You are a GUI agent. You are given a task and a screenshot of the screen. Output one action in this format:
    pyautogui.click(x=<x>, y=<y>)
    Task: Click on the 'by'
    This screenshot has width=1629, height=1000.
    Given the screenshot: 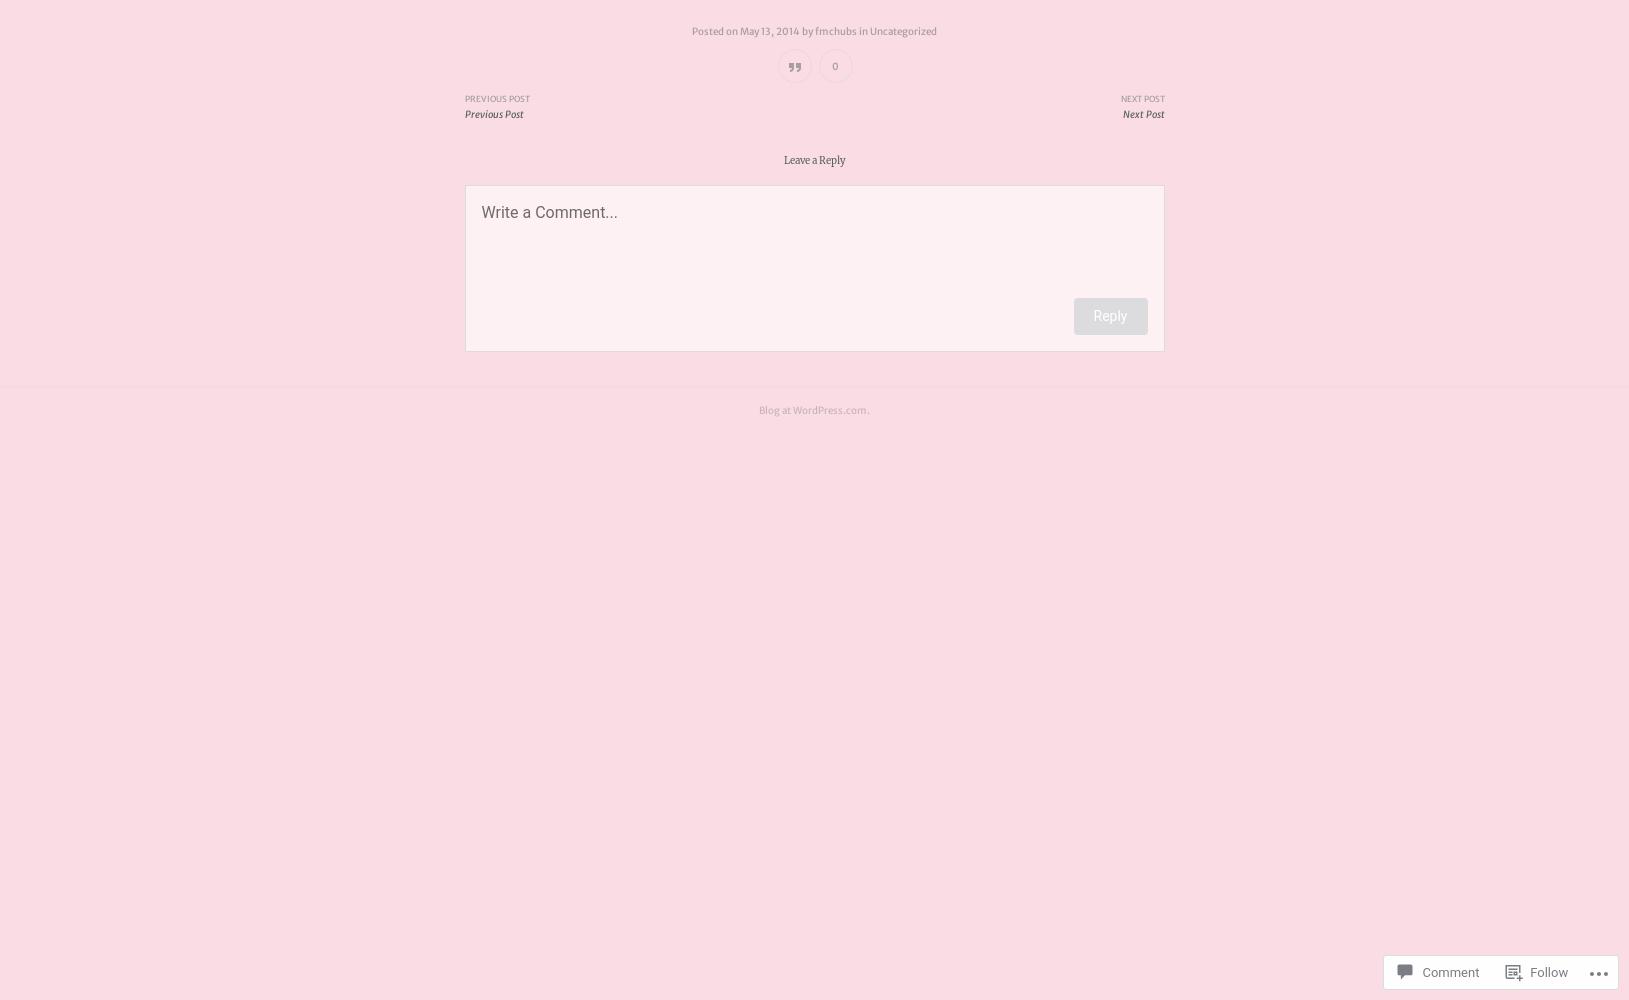 What is the action you would take?
    pyautogui.click(x=806, y=31)
    